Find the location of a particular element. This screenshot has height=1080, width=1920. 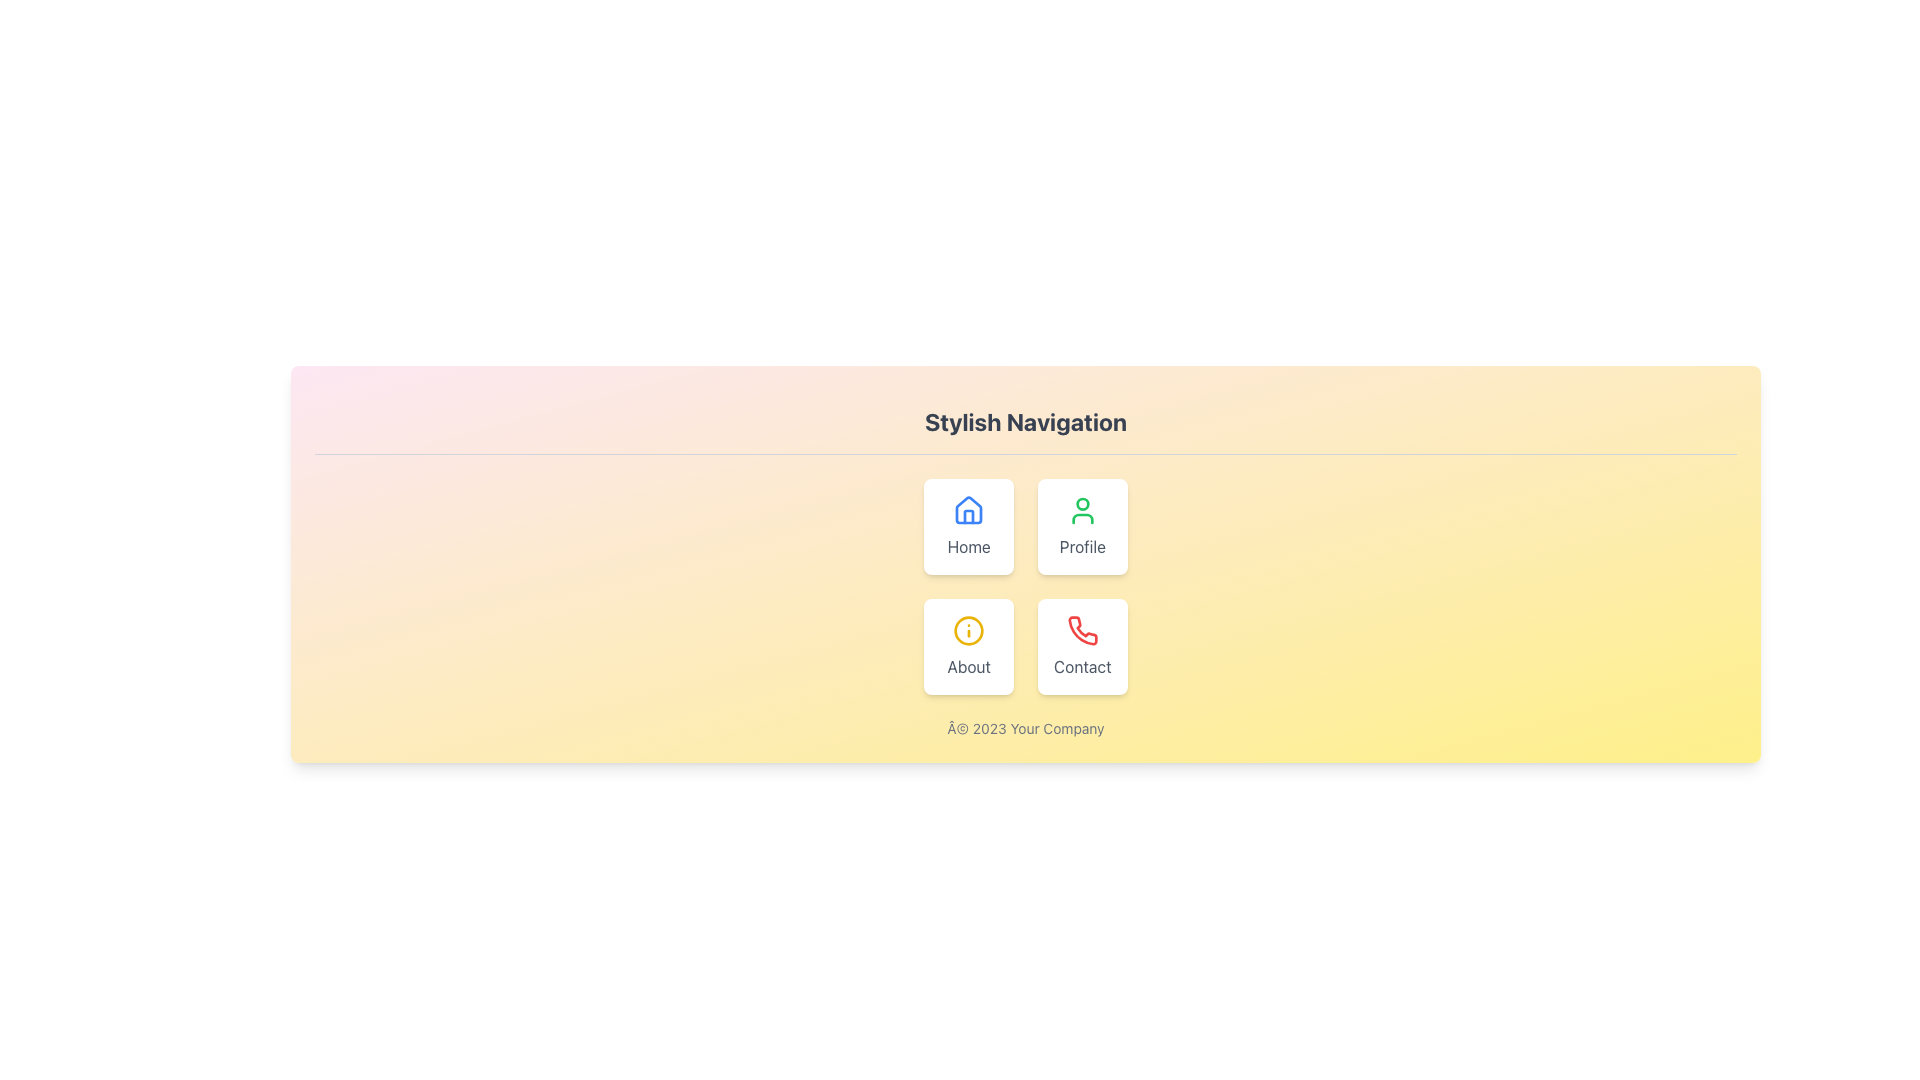

the decorative 'Home' icon located in the top-left corner of the grid, above the text 'Home' is located at coordinates (969, 509).